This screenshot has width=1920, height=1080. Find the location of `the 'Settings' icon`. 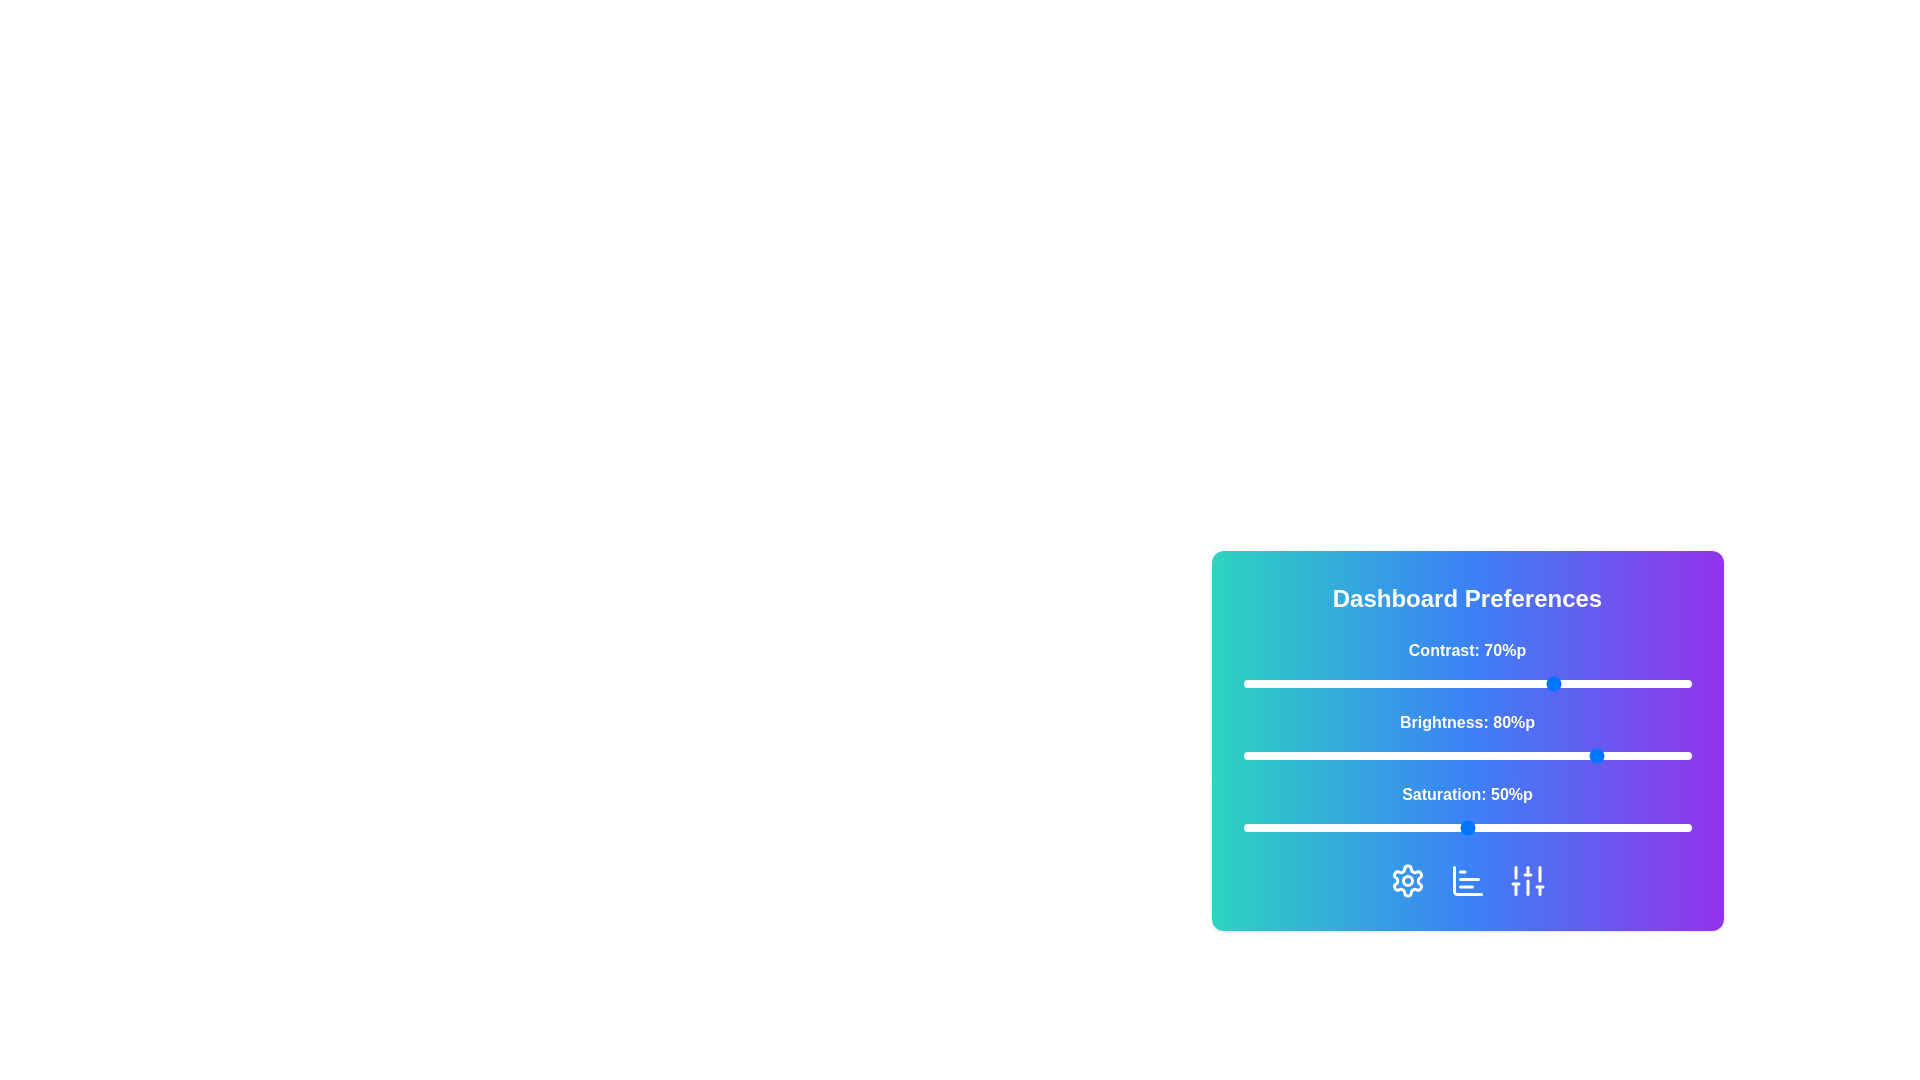

the 'Settings' icon is located at coordinates (1406, 879).